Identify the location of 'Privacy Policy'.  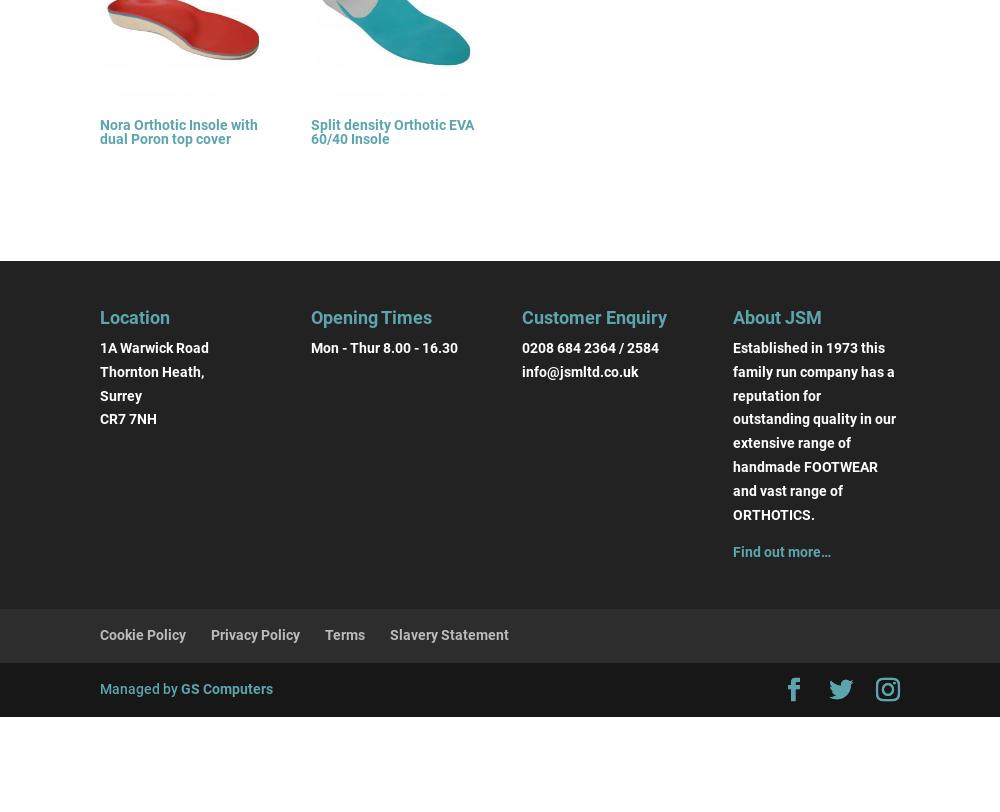
(255, 634).